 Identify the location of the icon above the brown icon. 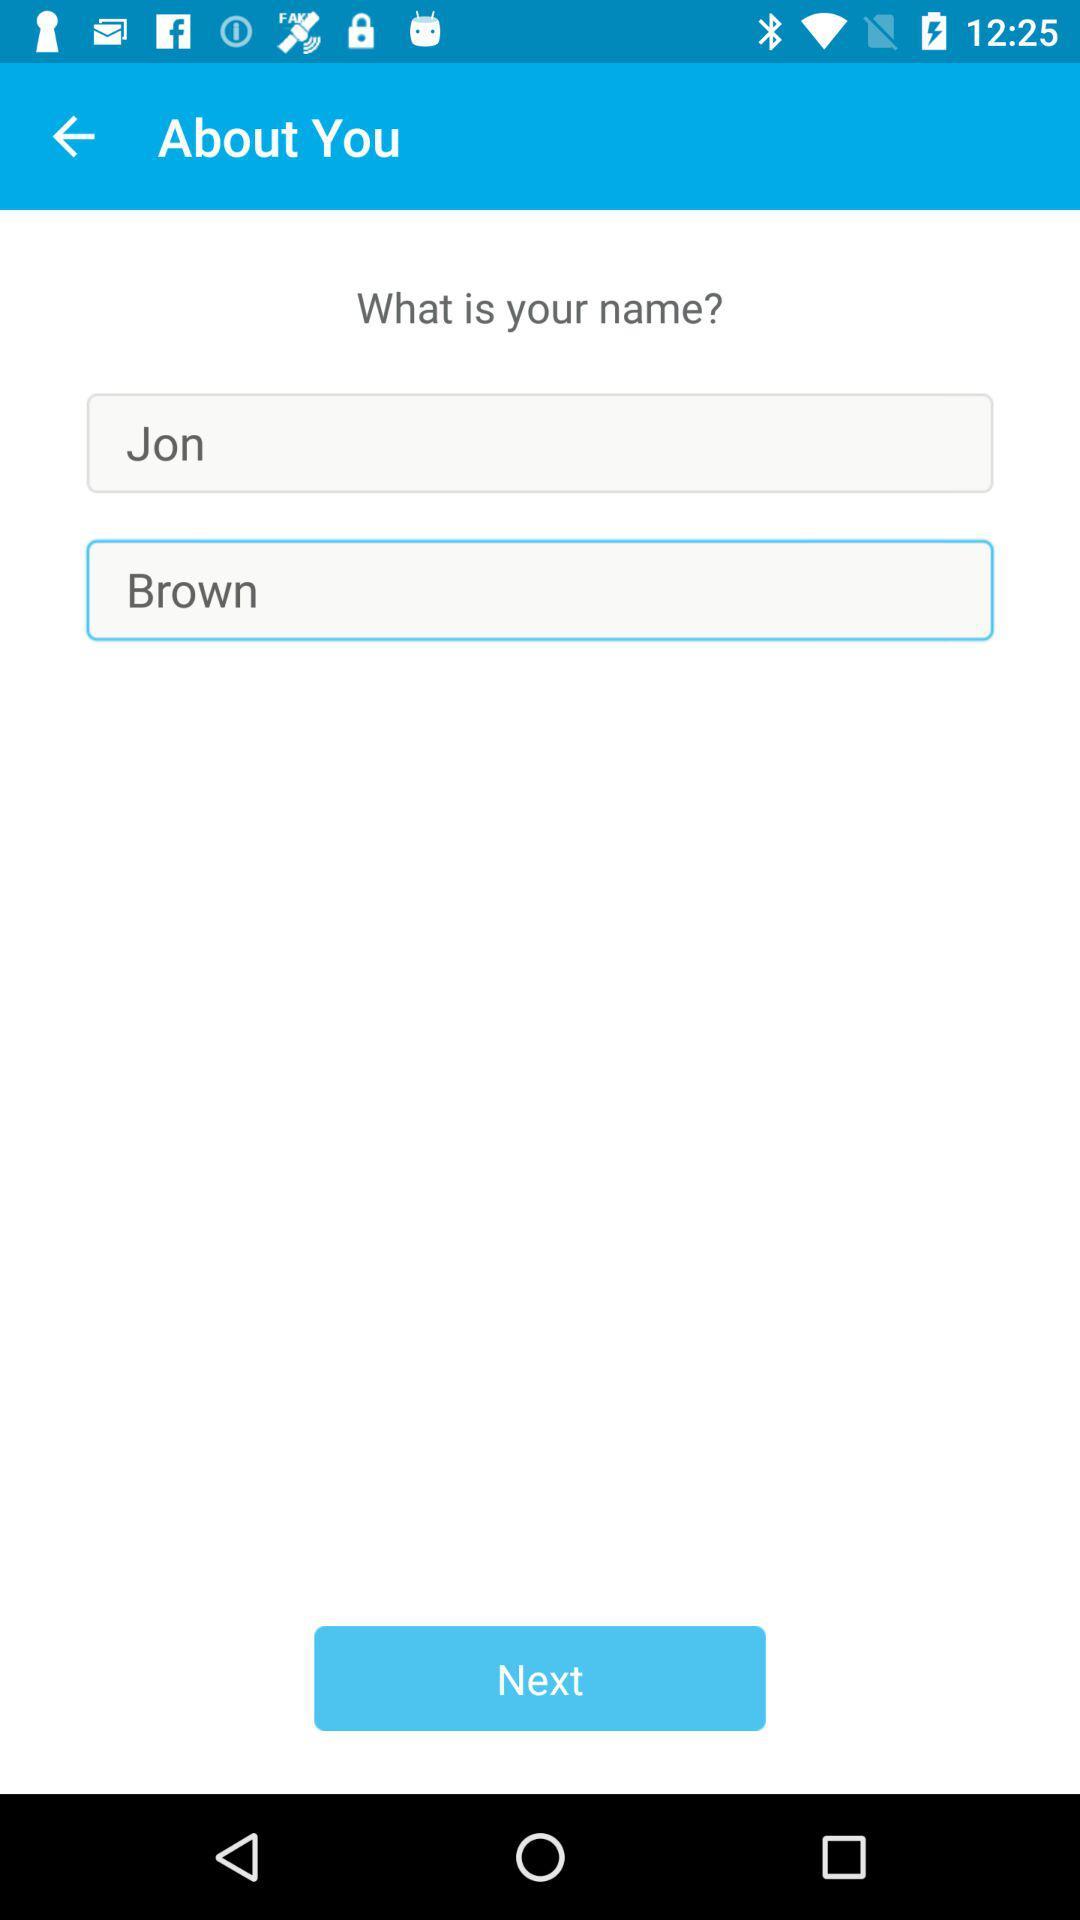
(540, 442).